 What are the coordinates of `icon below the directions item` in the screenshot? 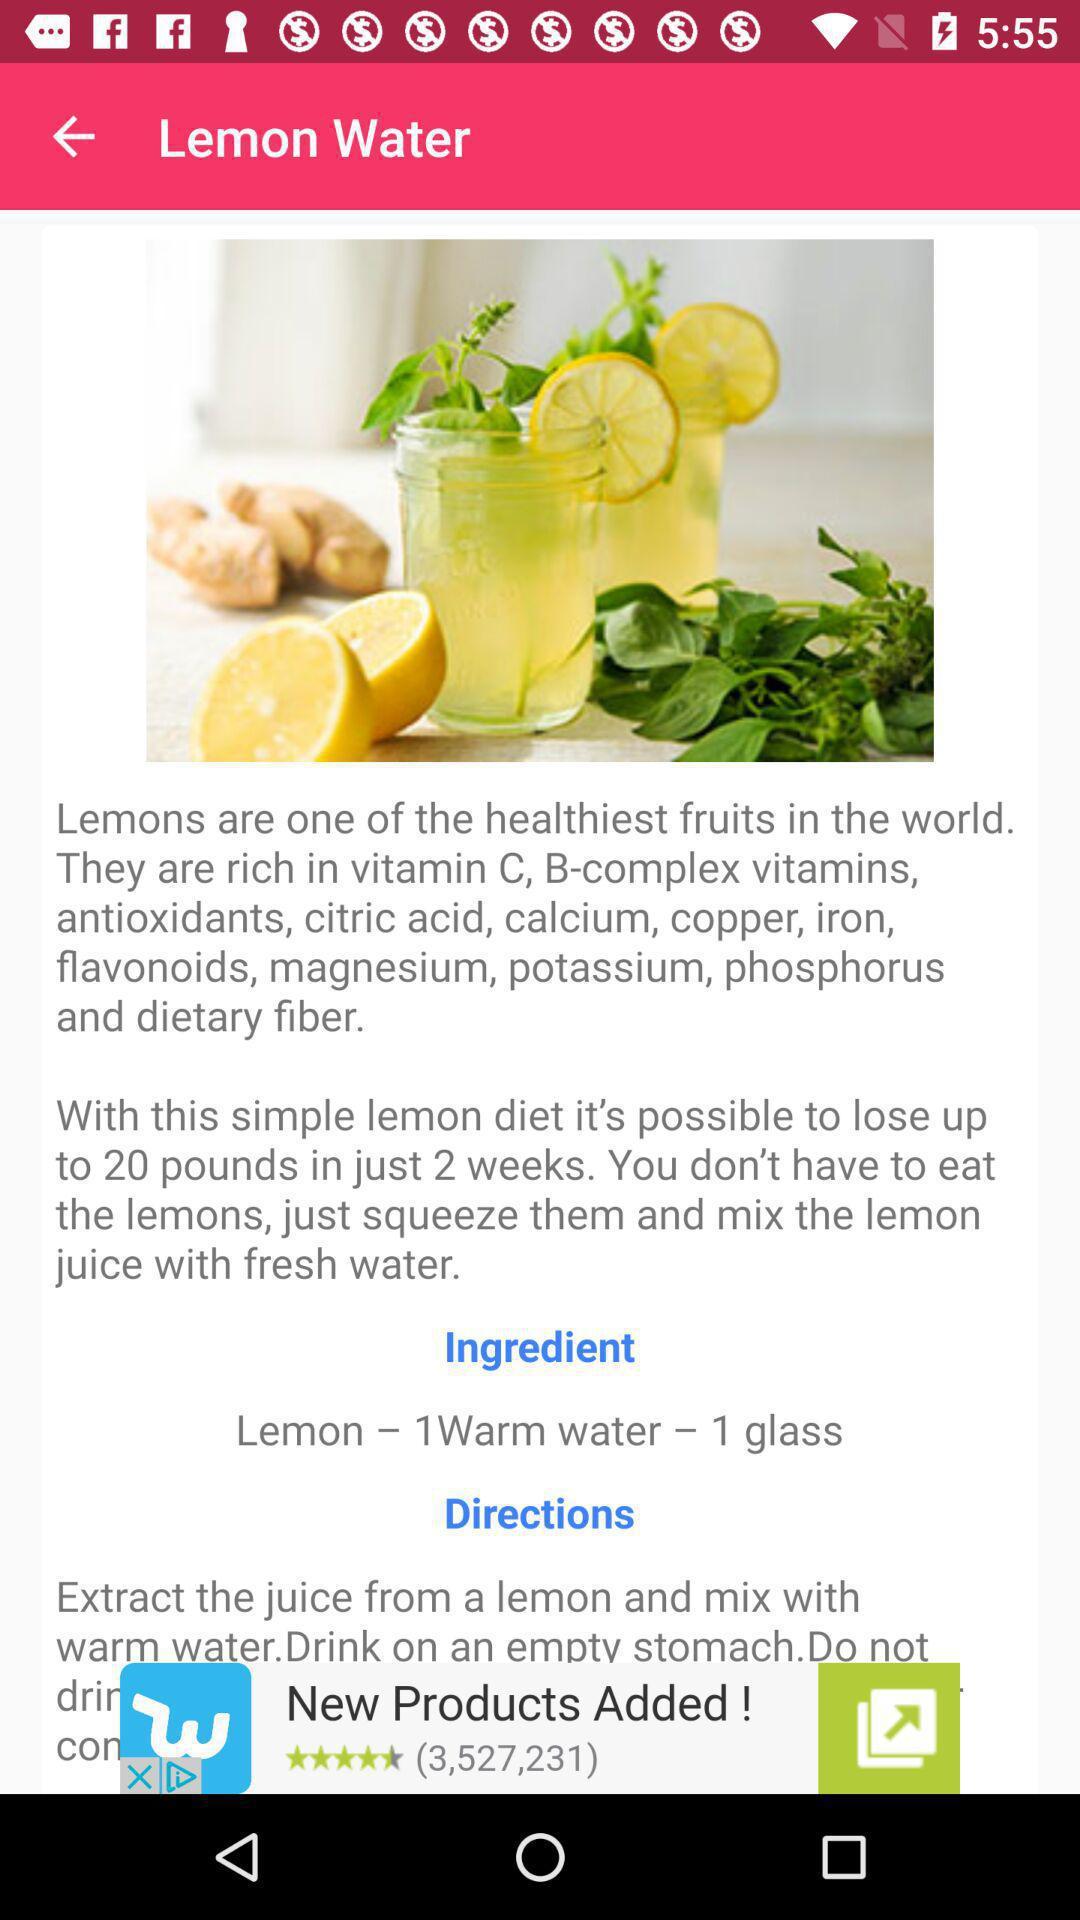 It's located at (540, 1727).